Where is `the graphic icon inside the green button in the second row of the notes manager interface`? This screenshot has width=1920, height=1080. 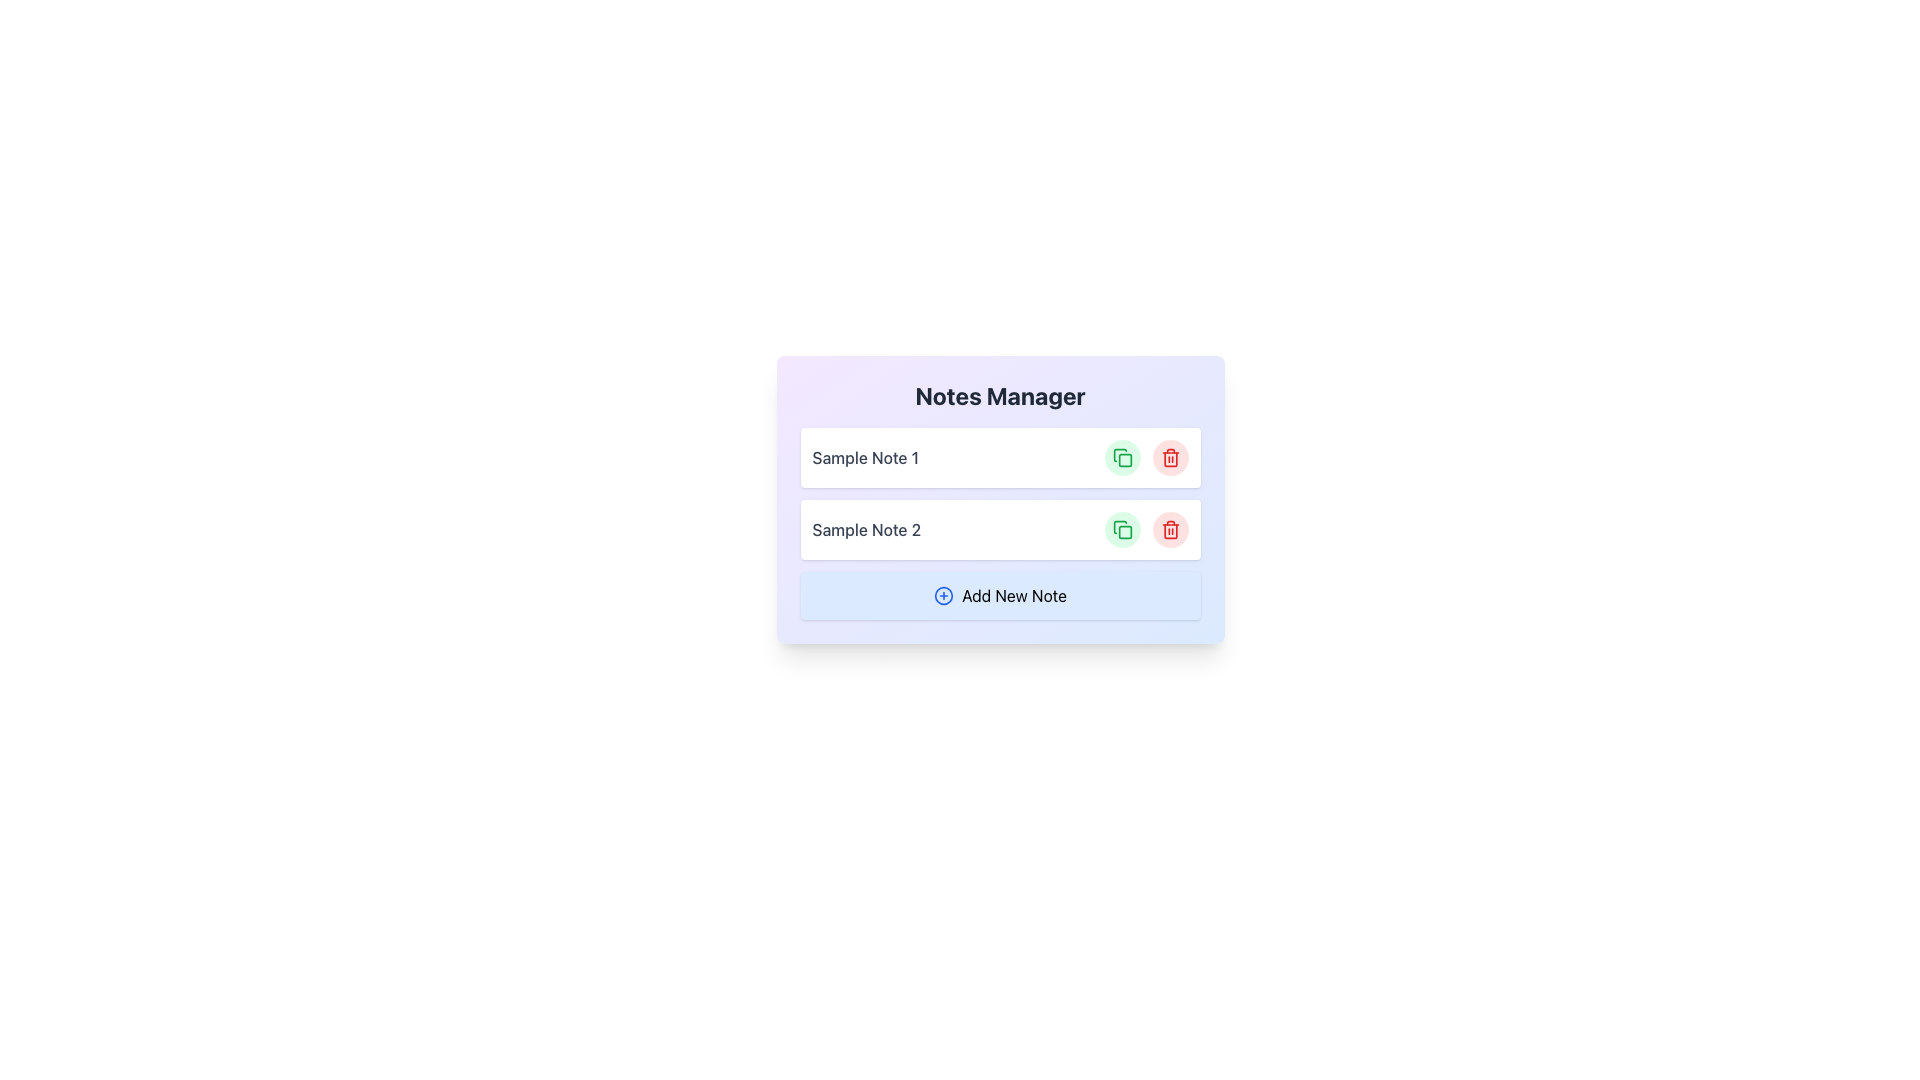 the graphic icon inside the green button in the second row of the notes manager interface is located at coordinates (1124, 531).